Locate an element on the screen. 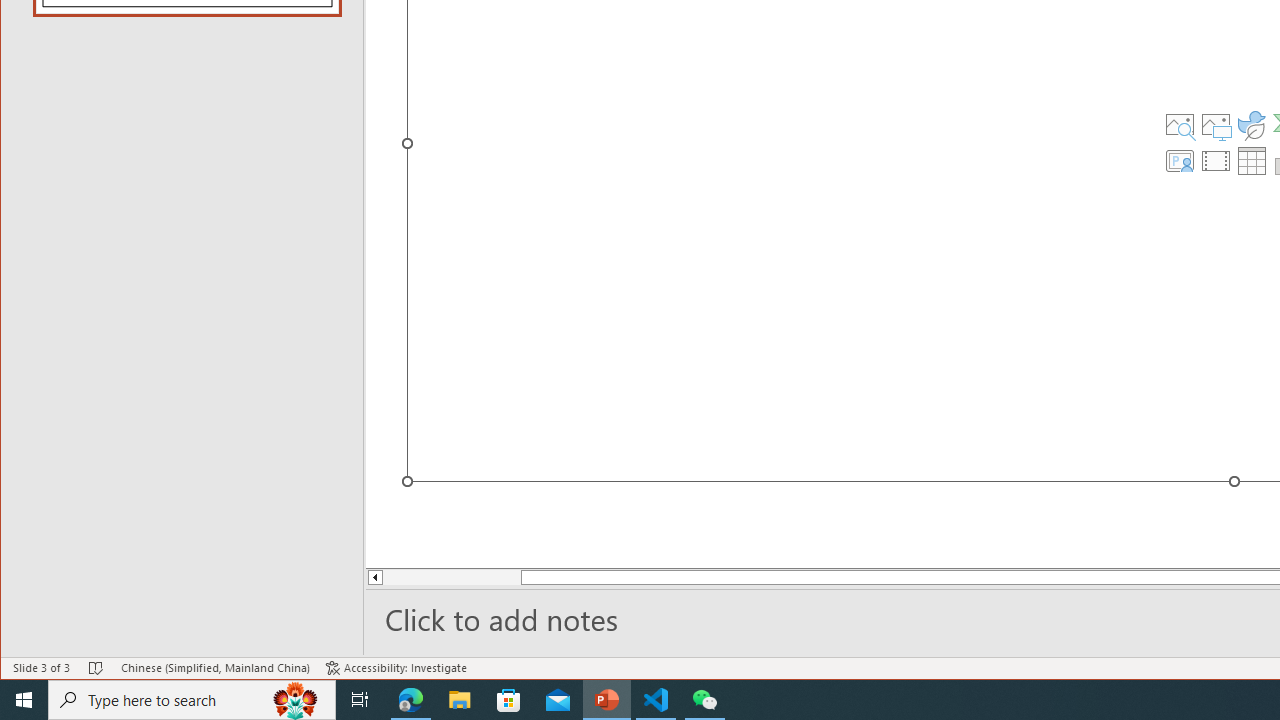  'Stock Images' is located at coordinates (1179, 124).